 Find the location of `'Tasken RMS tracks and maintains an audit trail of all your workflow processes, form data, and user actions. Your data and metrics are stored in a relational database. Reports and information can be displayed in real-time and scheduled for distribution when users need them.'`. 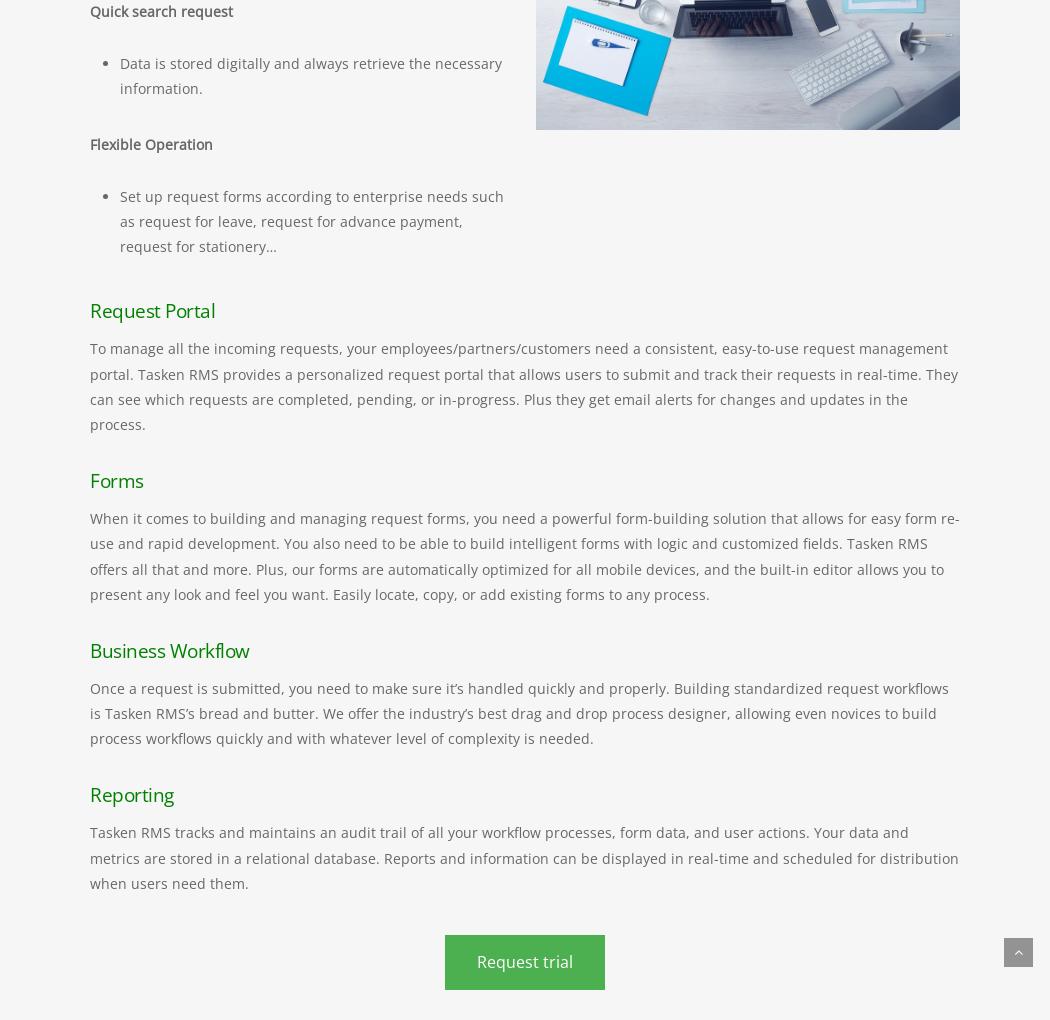

'Tasken RMS tracks and maintains an audit trail of all your workflow processes, form data, and user actions. Your data and metrics are stored in a relational database. Reports and information can be displayed in real-time and scheduled for distribution when users need them.' is located at coordinates (89, 856).